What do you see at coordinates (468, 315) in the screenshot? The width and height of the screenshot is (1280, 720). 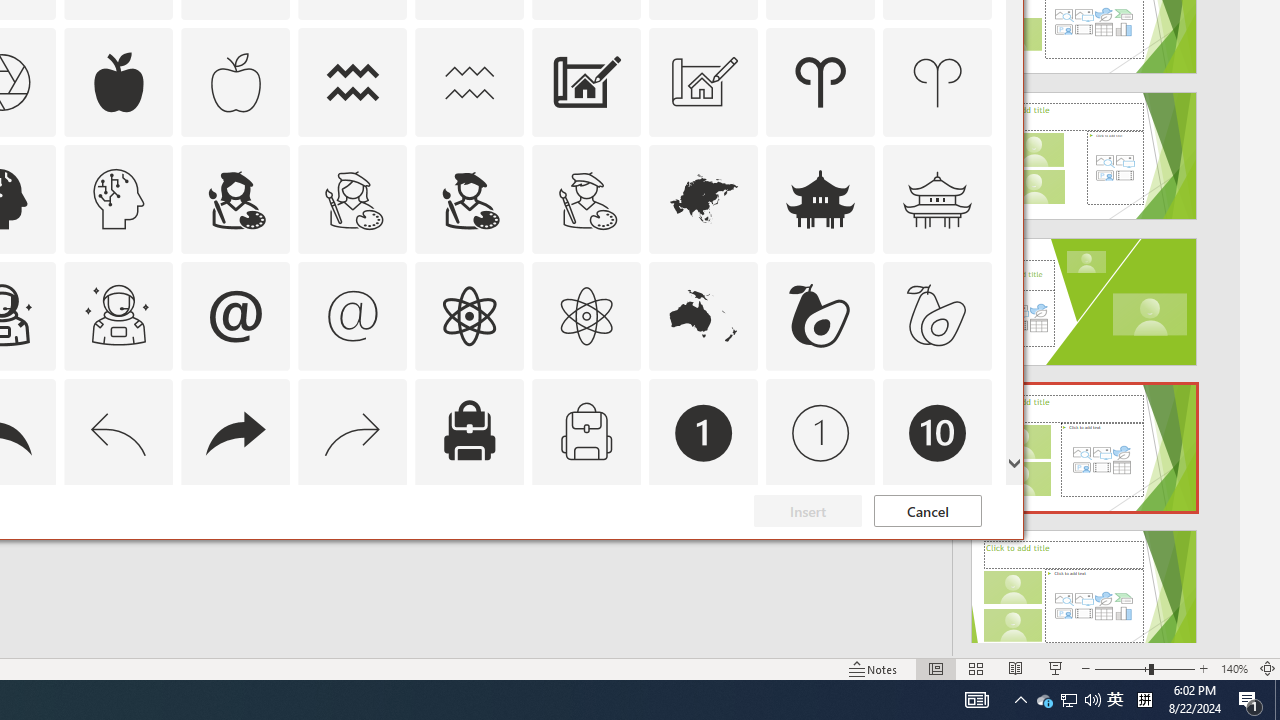 I see `'AutomationID: Icons_Atom'` at bounding box center [468, 315].